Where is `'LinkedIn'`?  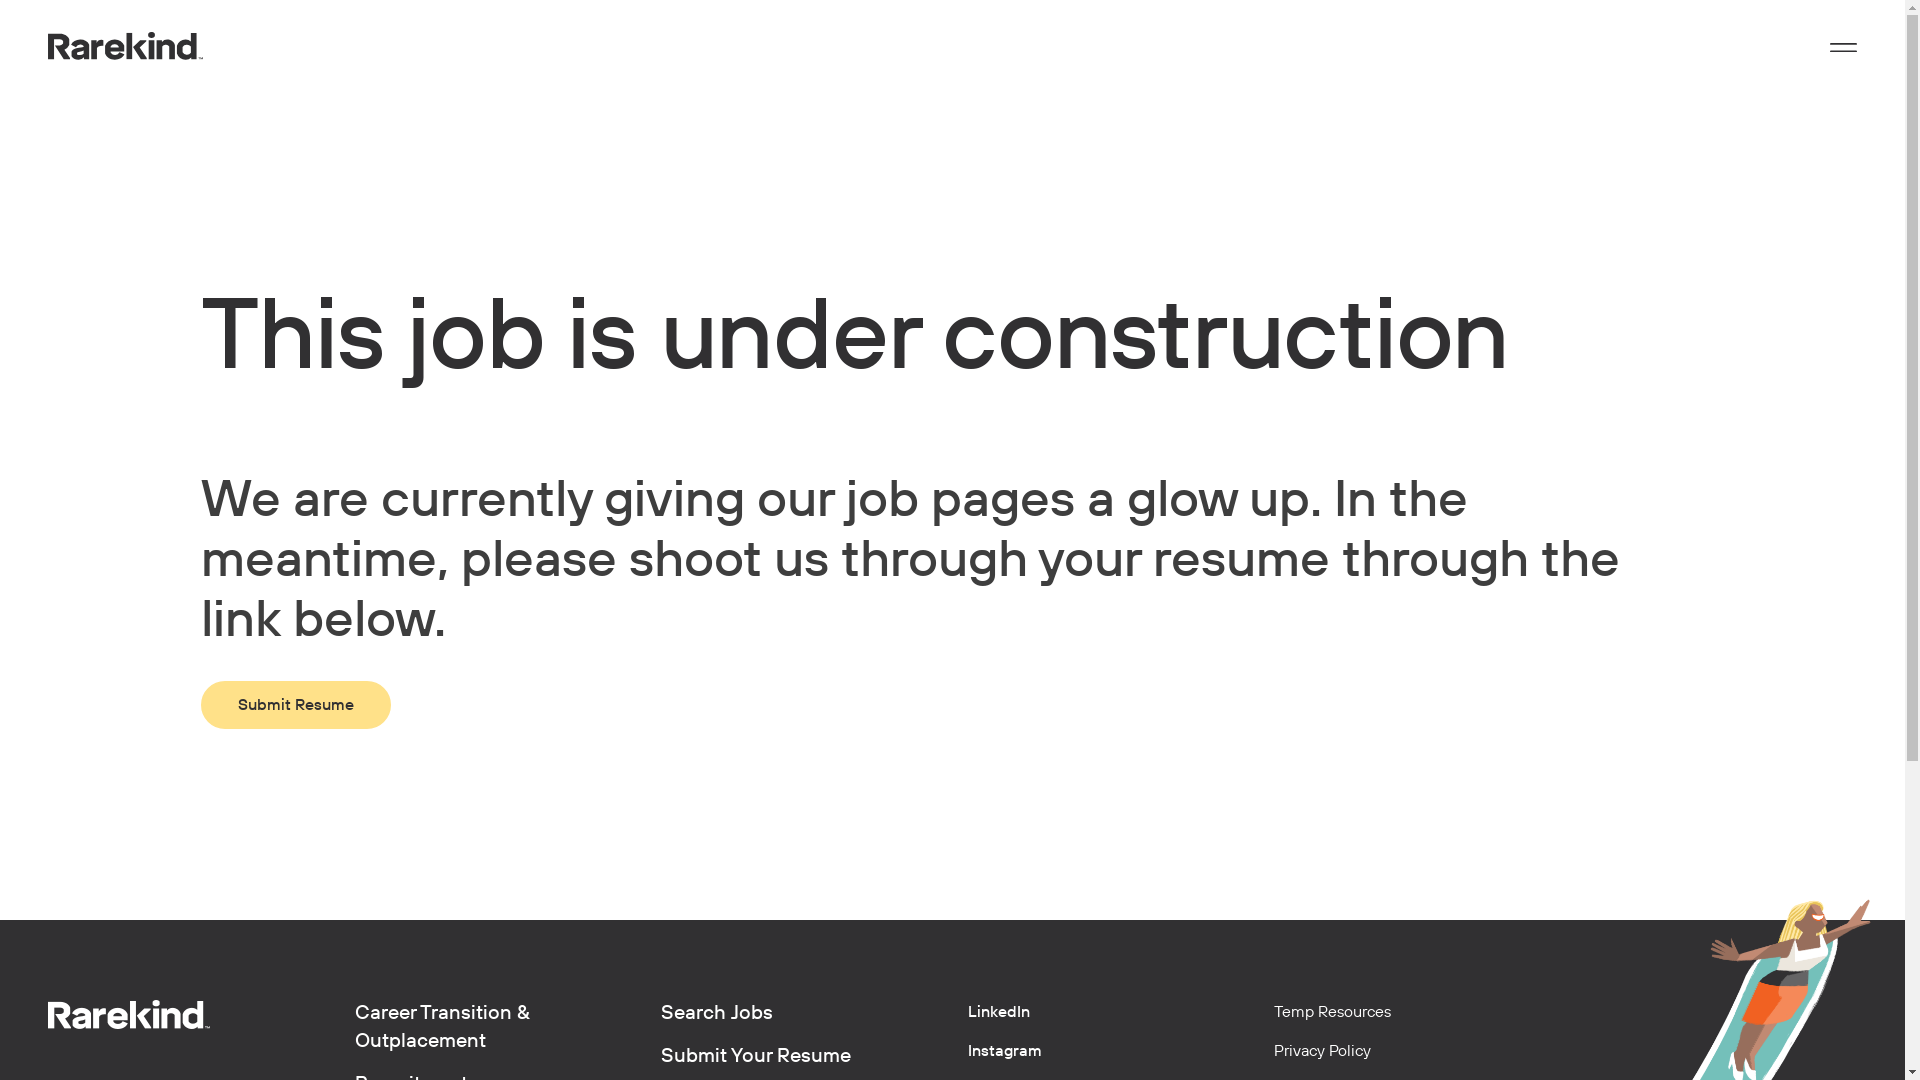
'LinkedIn' is located at coordinates (998, 1011).